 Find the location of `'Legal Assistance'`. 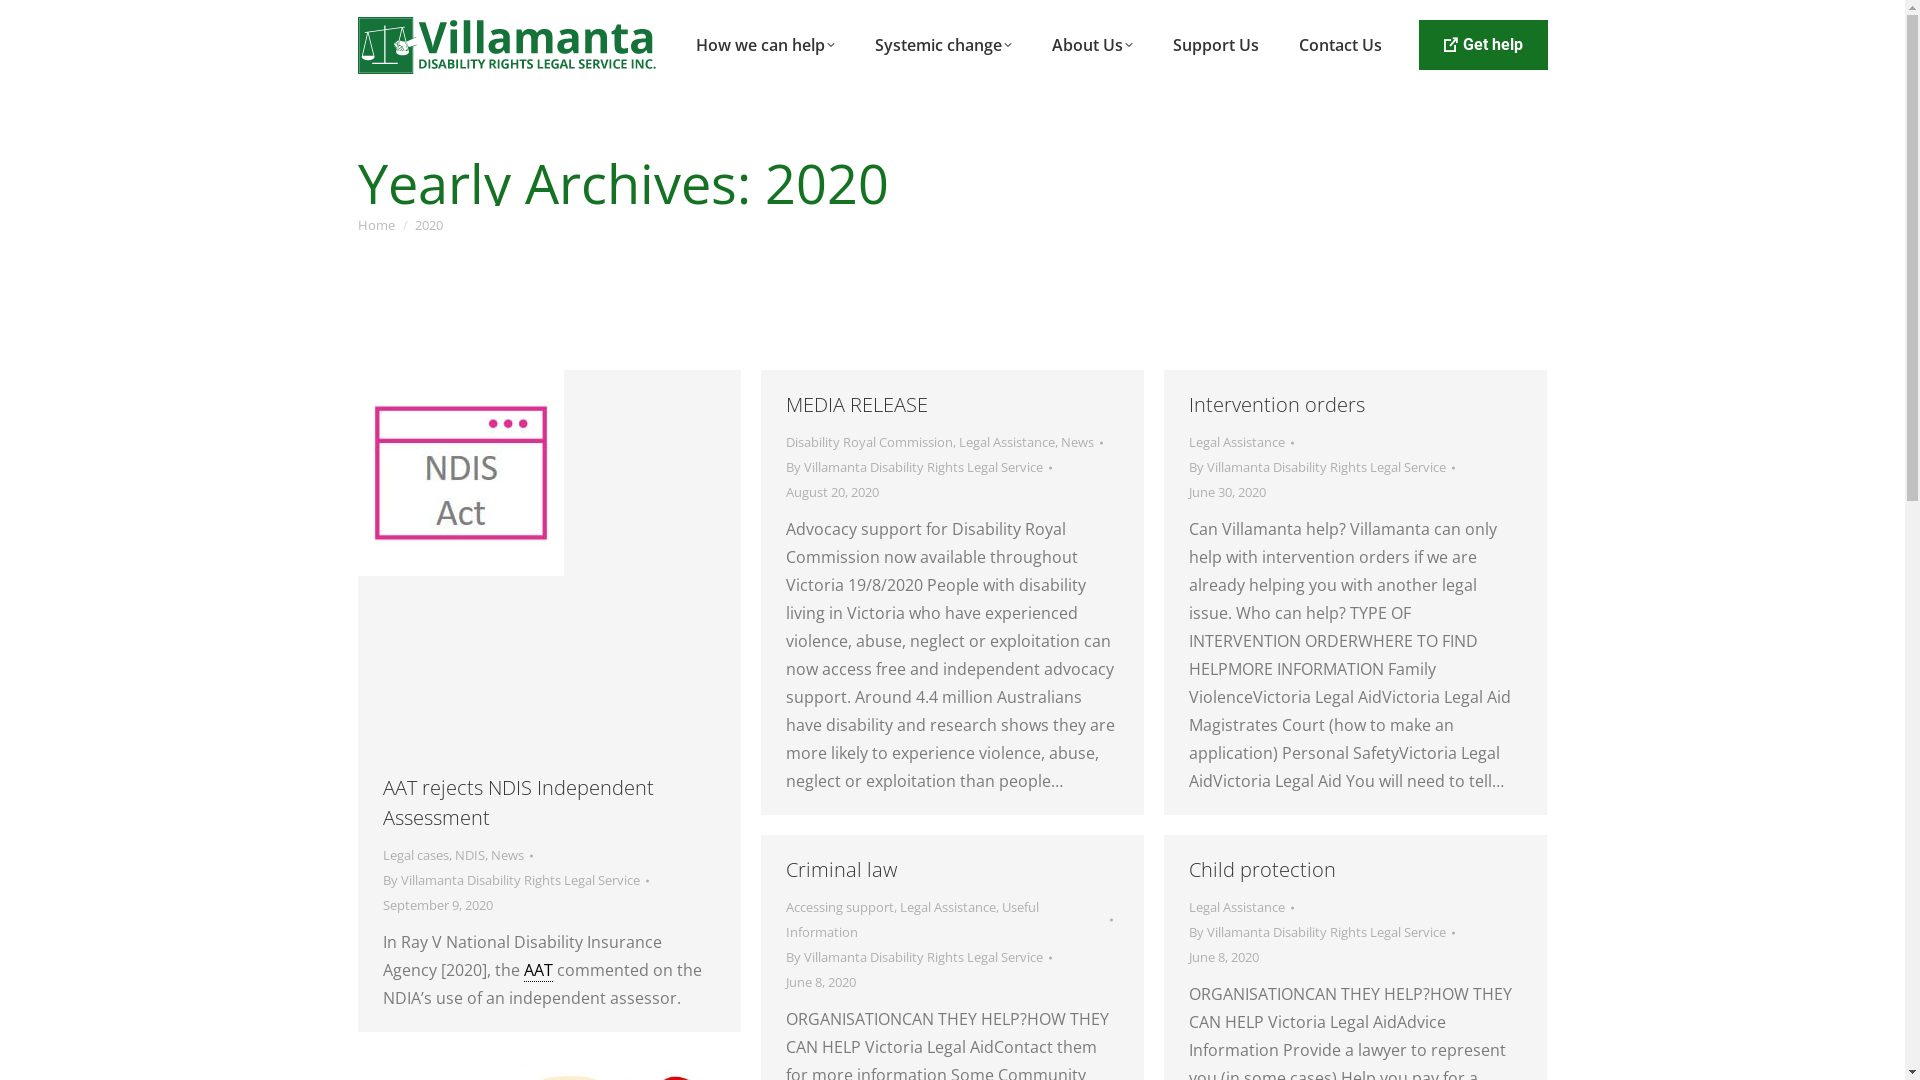

'Legal Assistance' is located at coordinates (1235, 441).